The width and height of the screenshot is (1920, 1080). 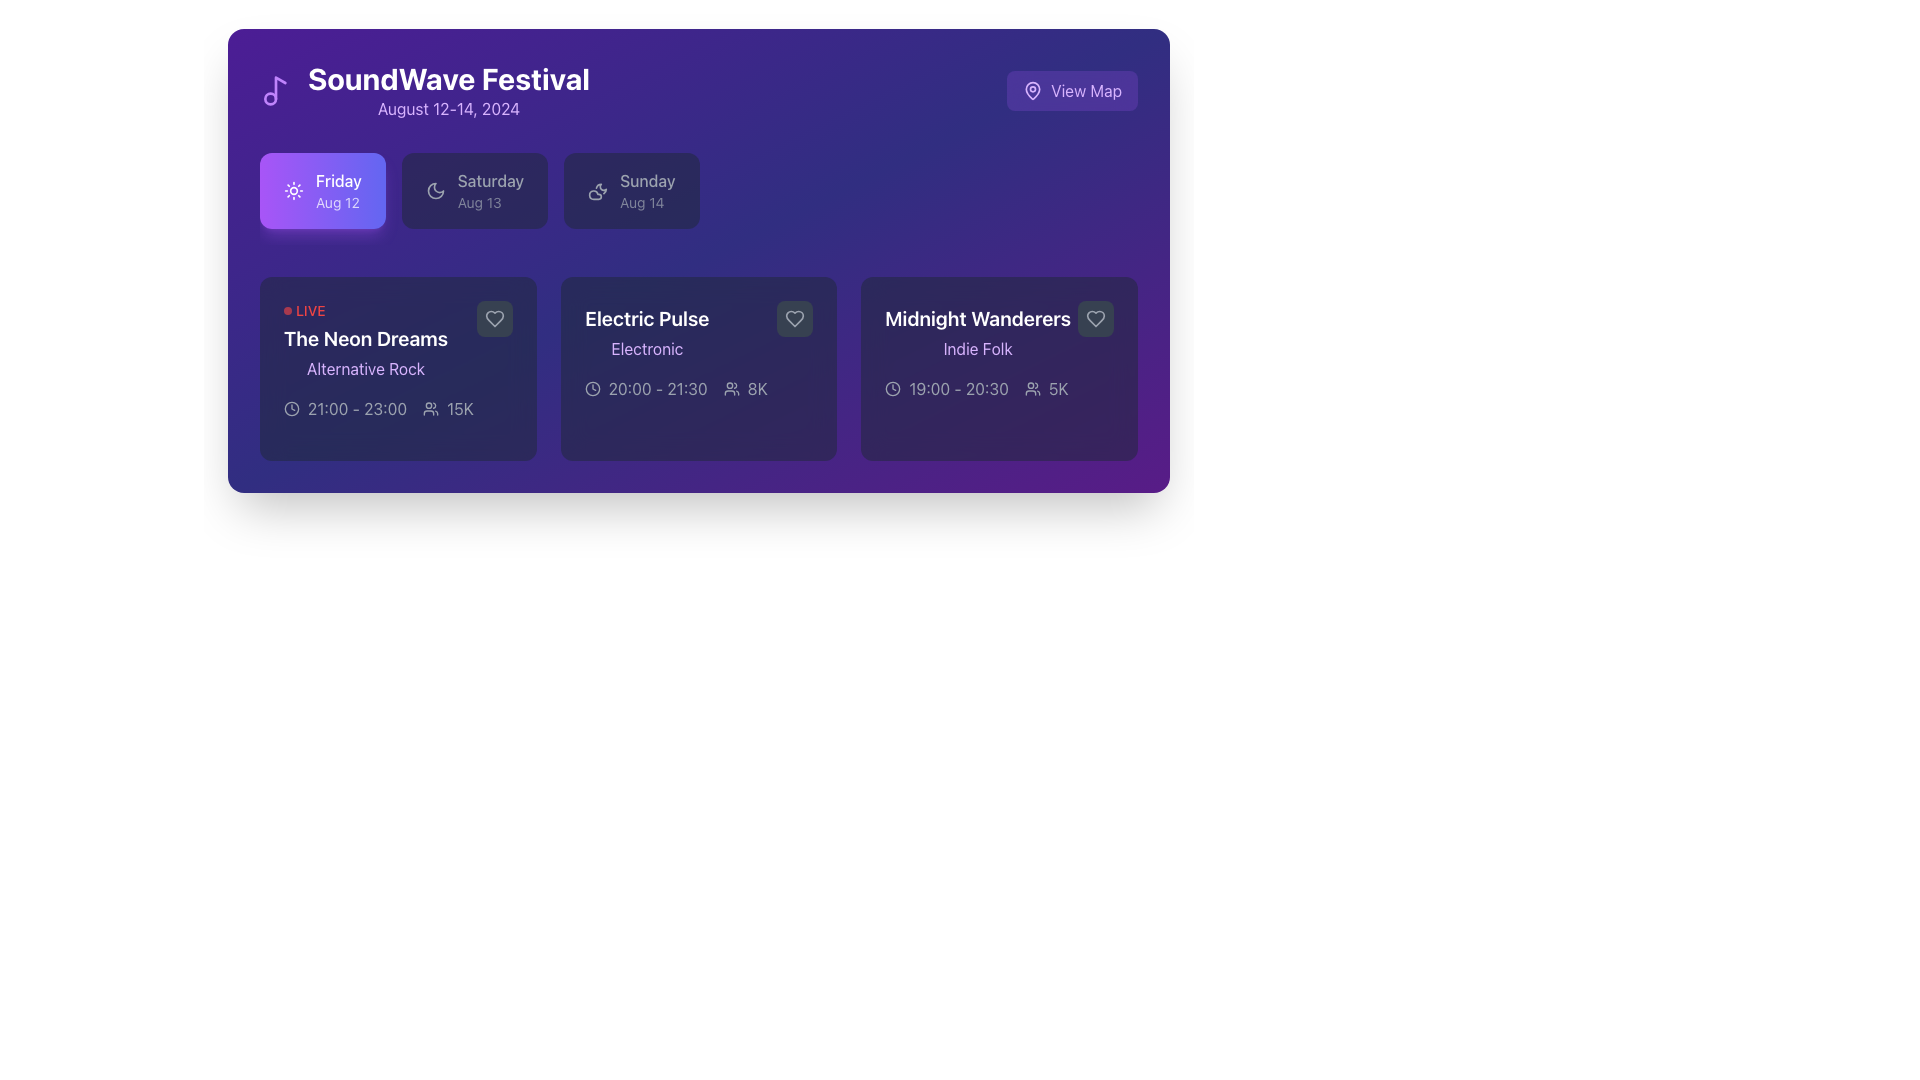 I want to click on the SVG Icon (Crescent Moon) located near the top-right corner of the 'Friday Aug 12' button to identify the dark mode setting, so click(x=434, y=191).